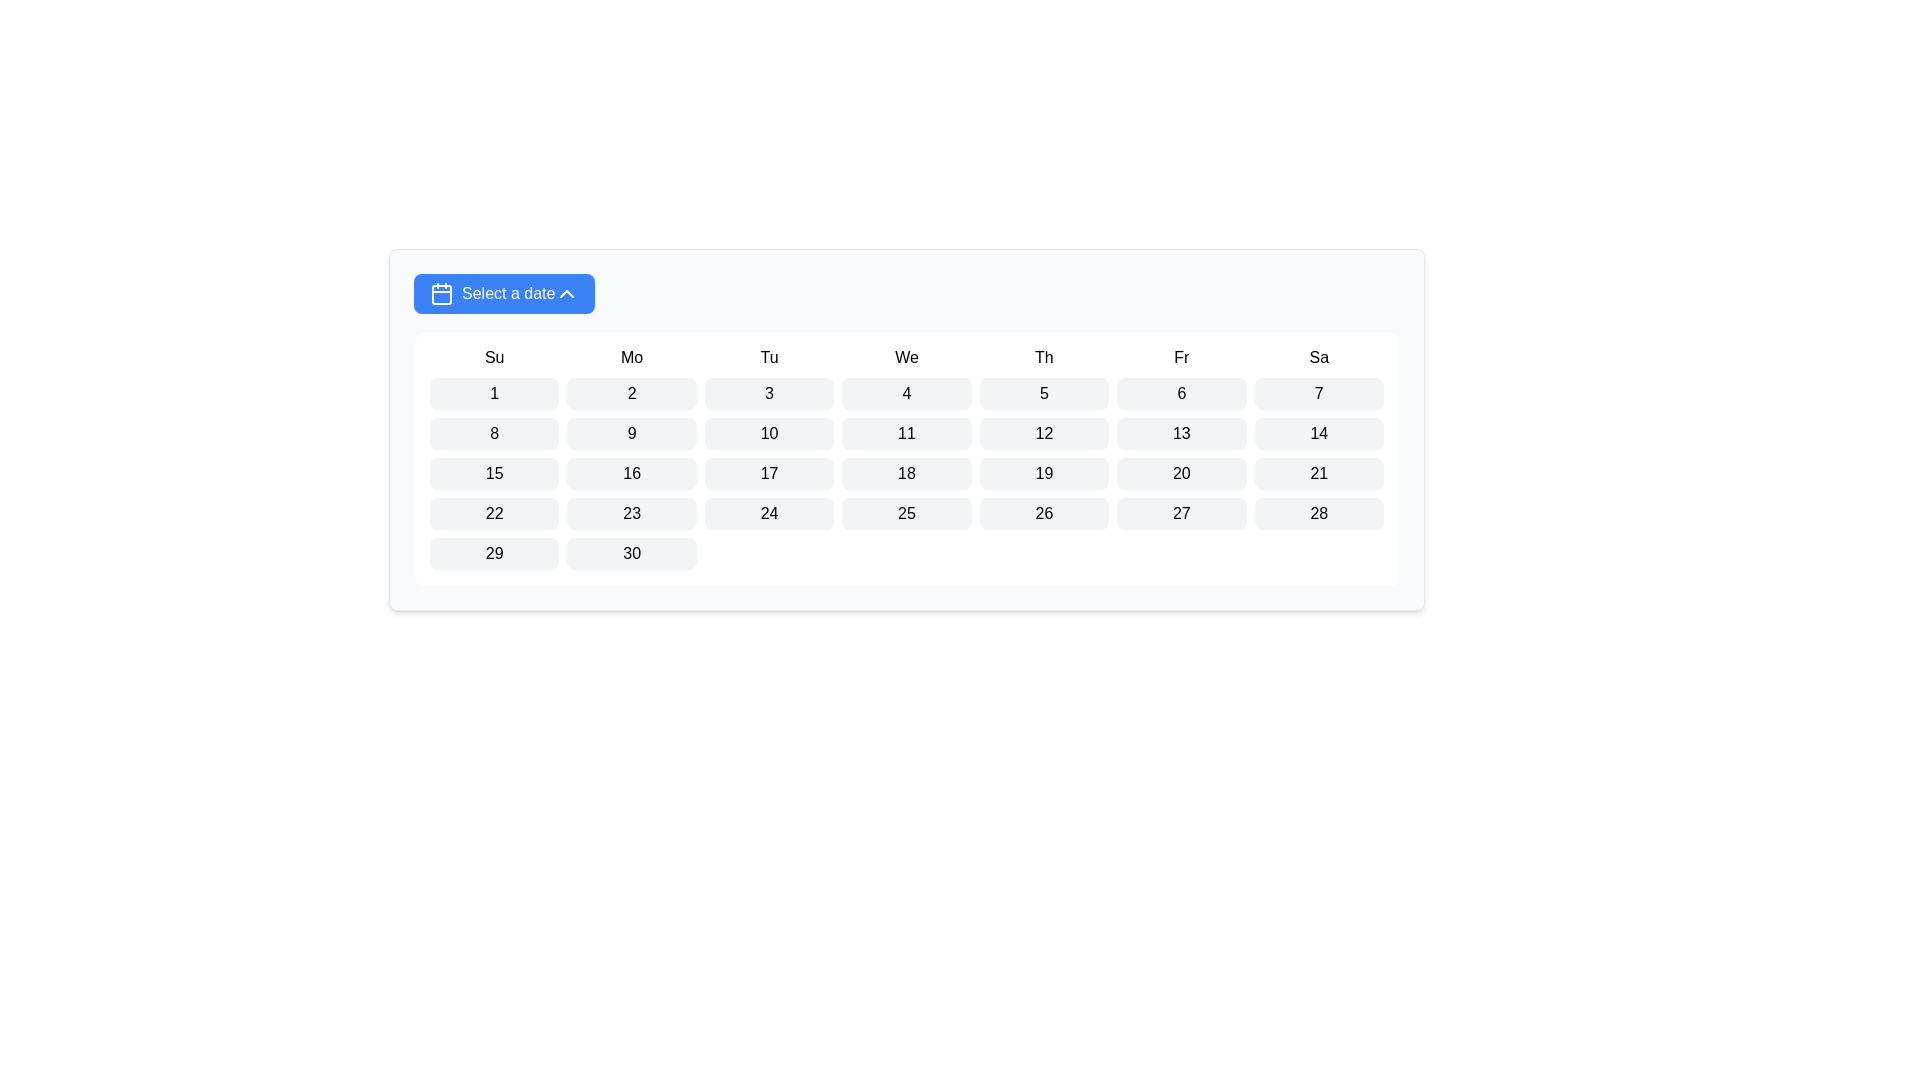 The width and height of the screenshot is (1920, 1080). I want to click on the button containing the number '3' in the first row under the 'Tu' column, so click(768, 393).